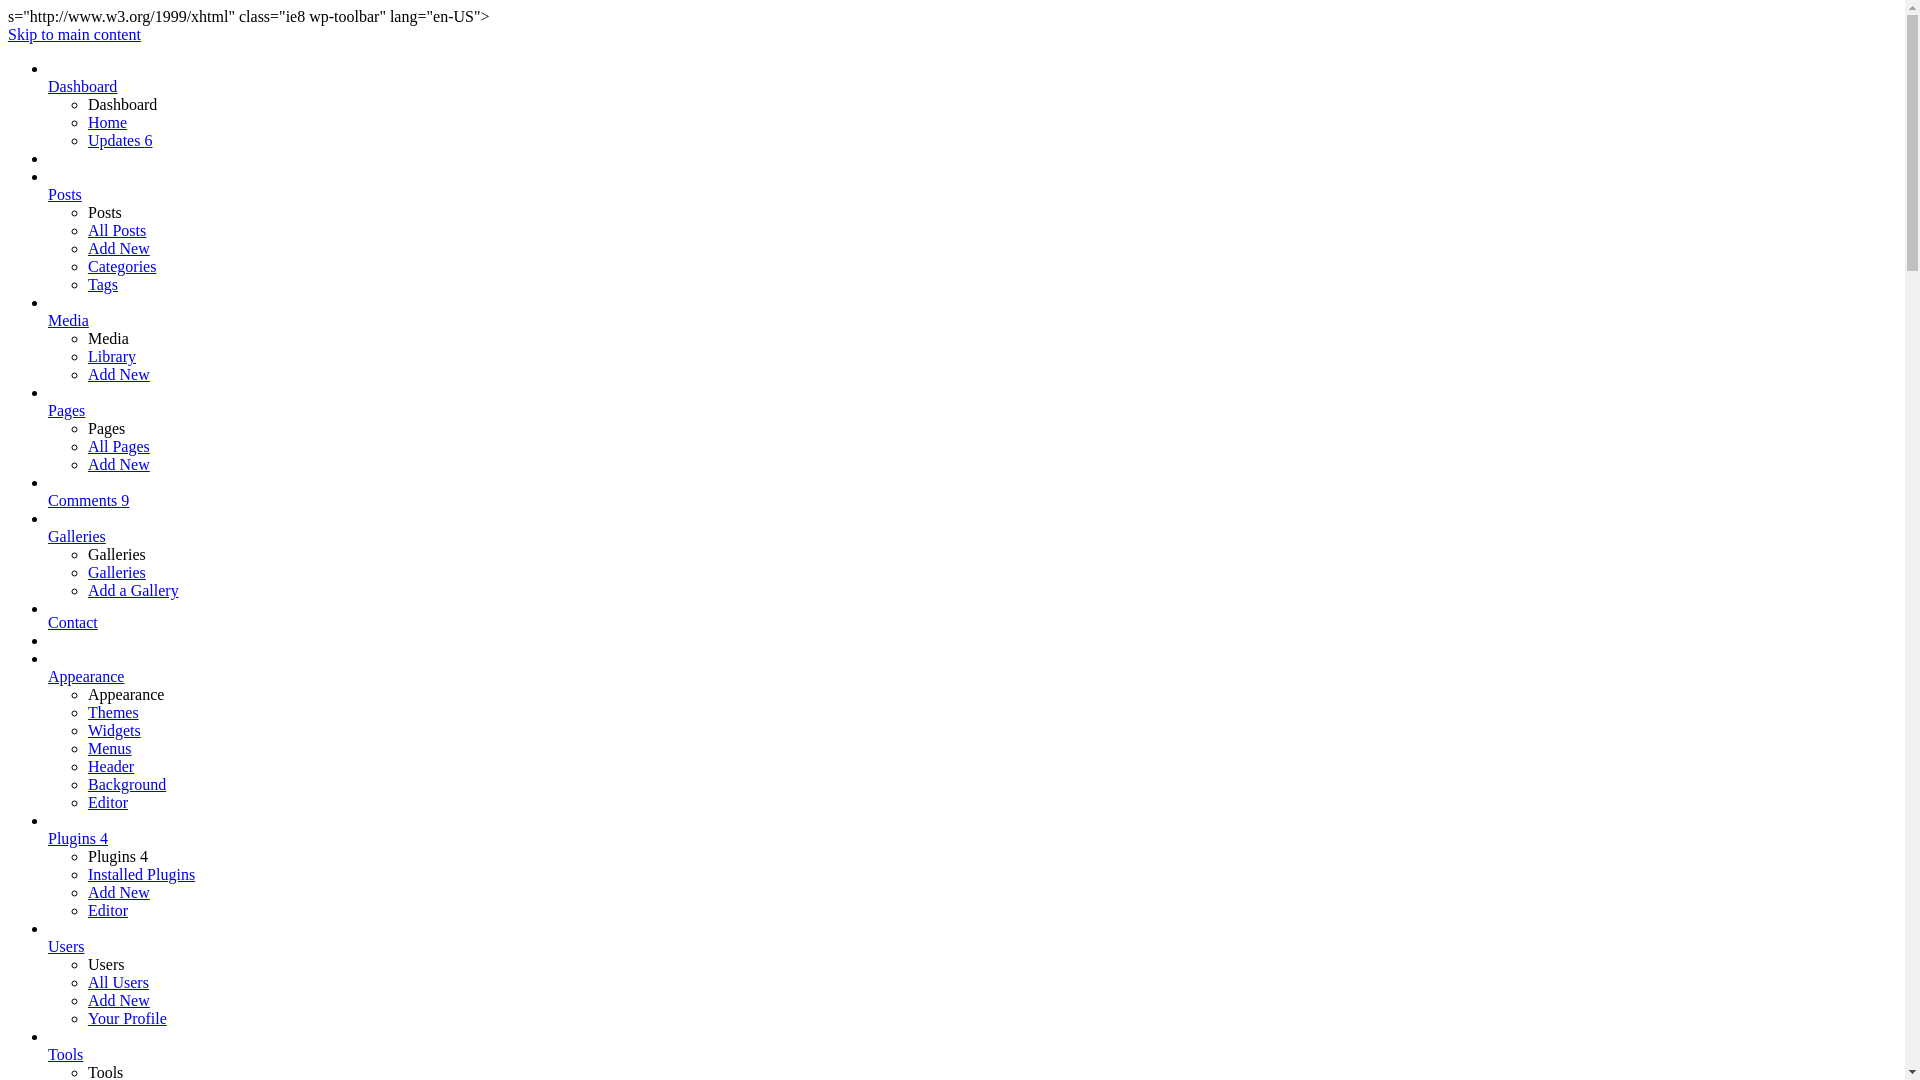 This screenshot has width=1920, height=1080. What do you see at coordinates (112, 711) in the screenshot?
I see `'Themes'` at bounding box center [112, 711].